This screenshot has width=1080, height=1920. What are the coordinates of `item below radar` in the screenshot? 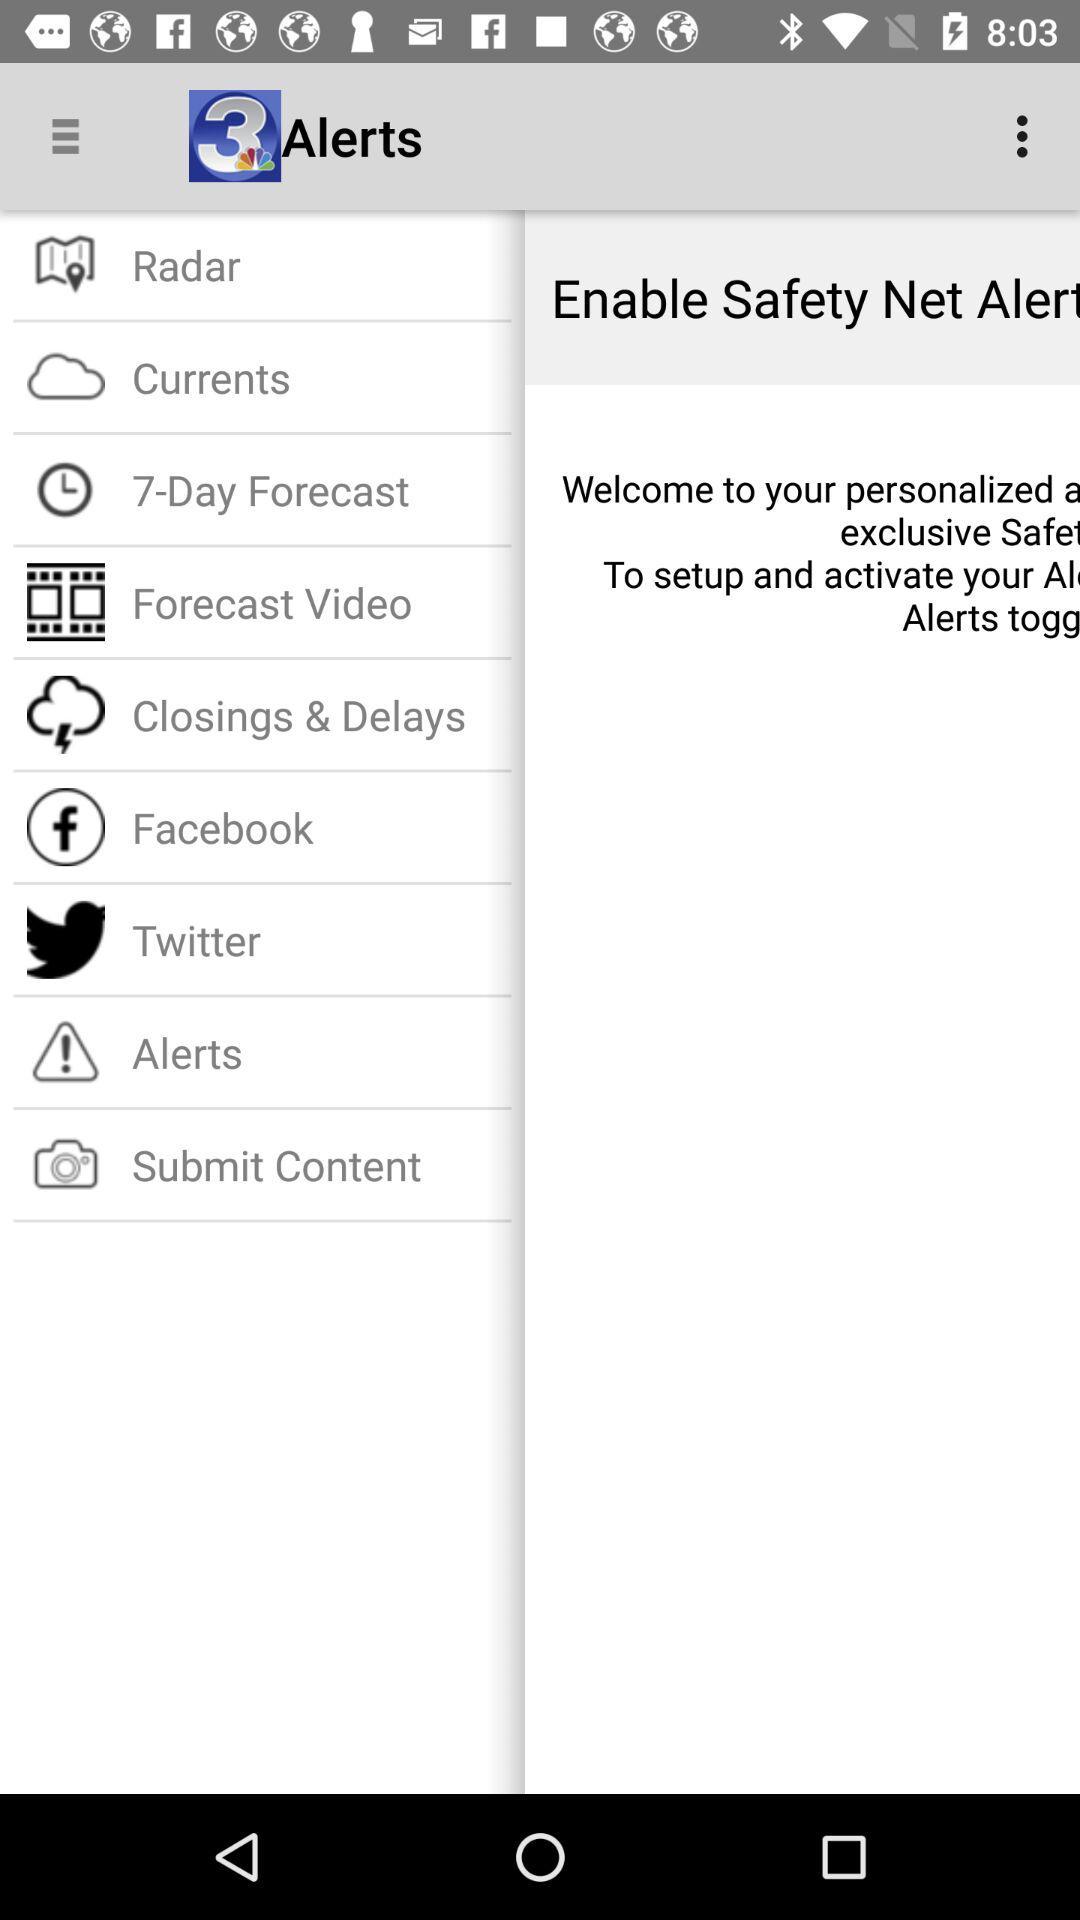 It's located at (315, 377).